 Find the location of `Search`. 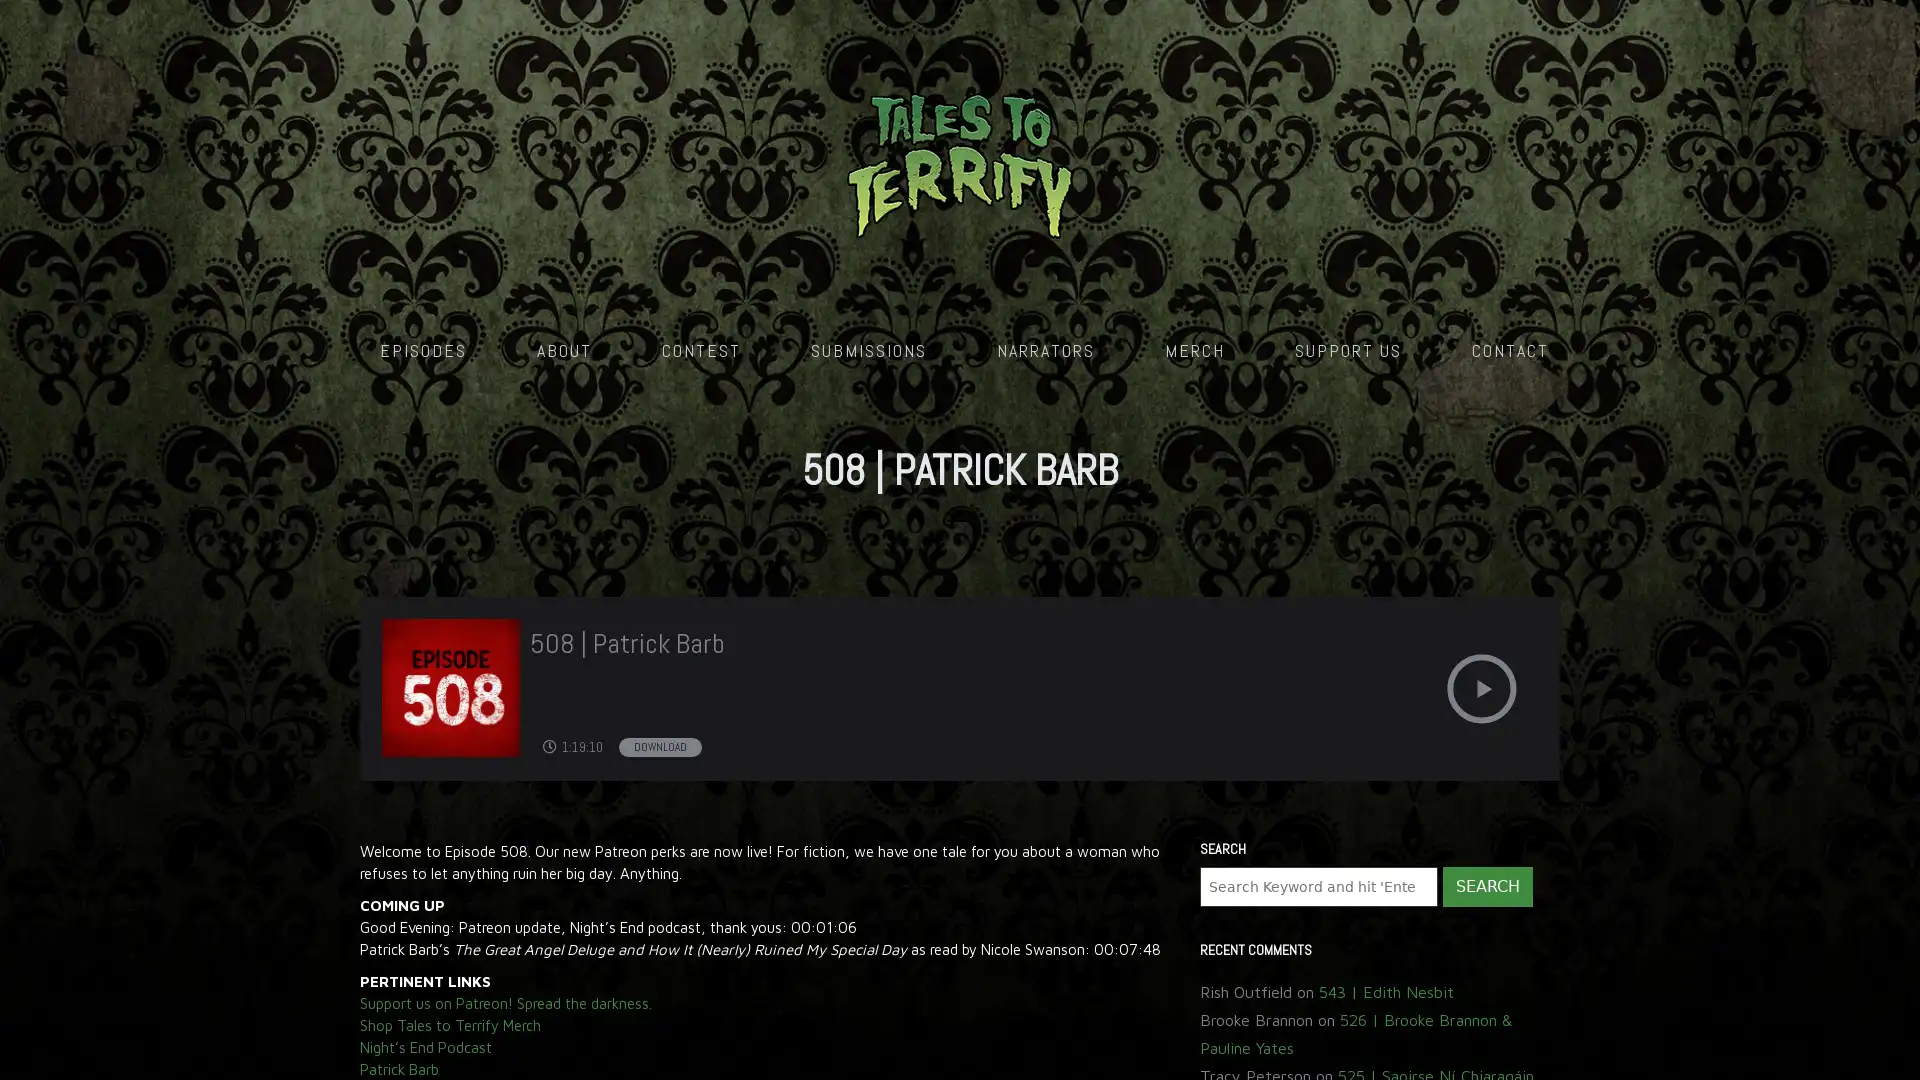

Search is located at coordinates (1487, 462).